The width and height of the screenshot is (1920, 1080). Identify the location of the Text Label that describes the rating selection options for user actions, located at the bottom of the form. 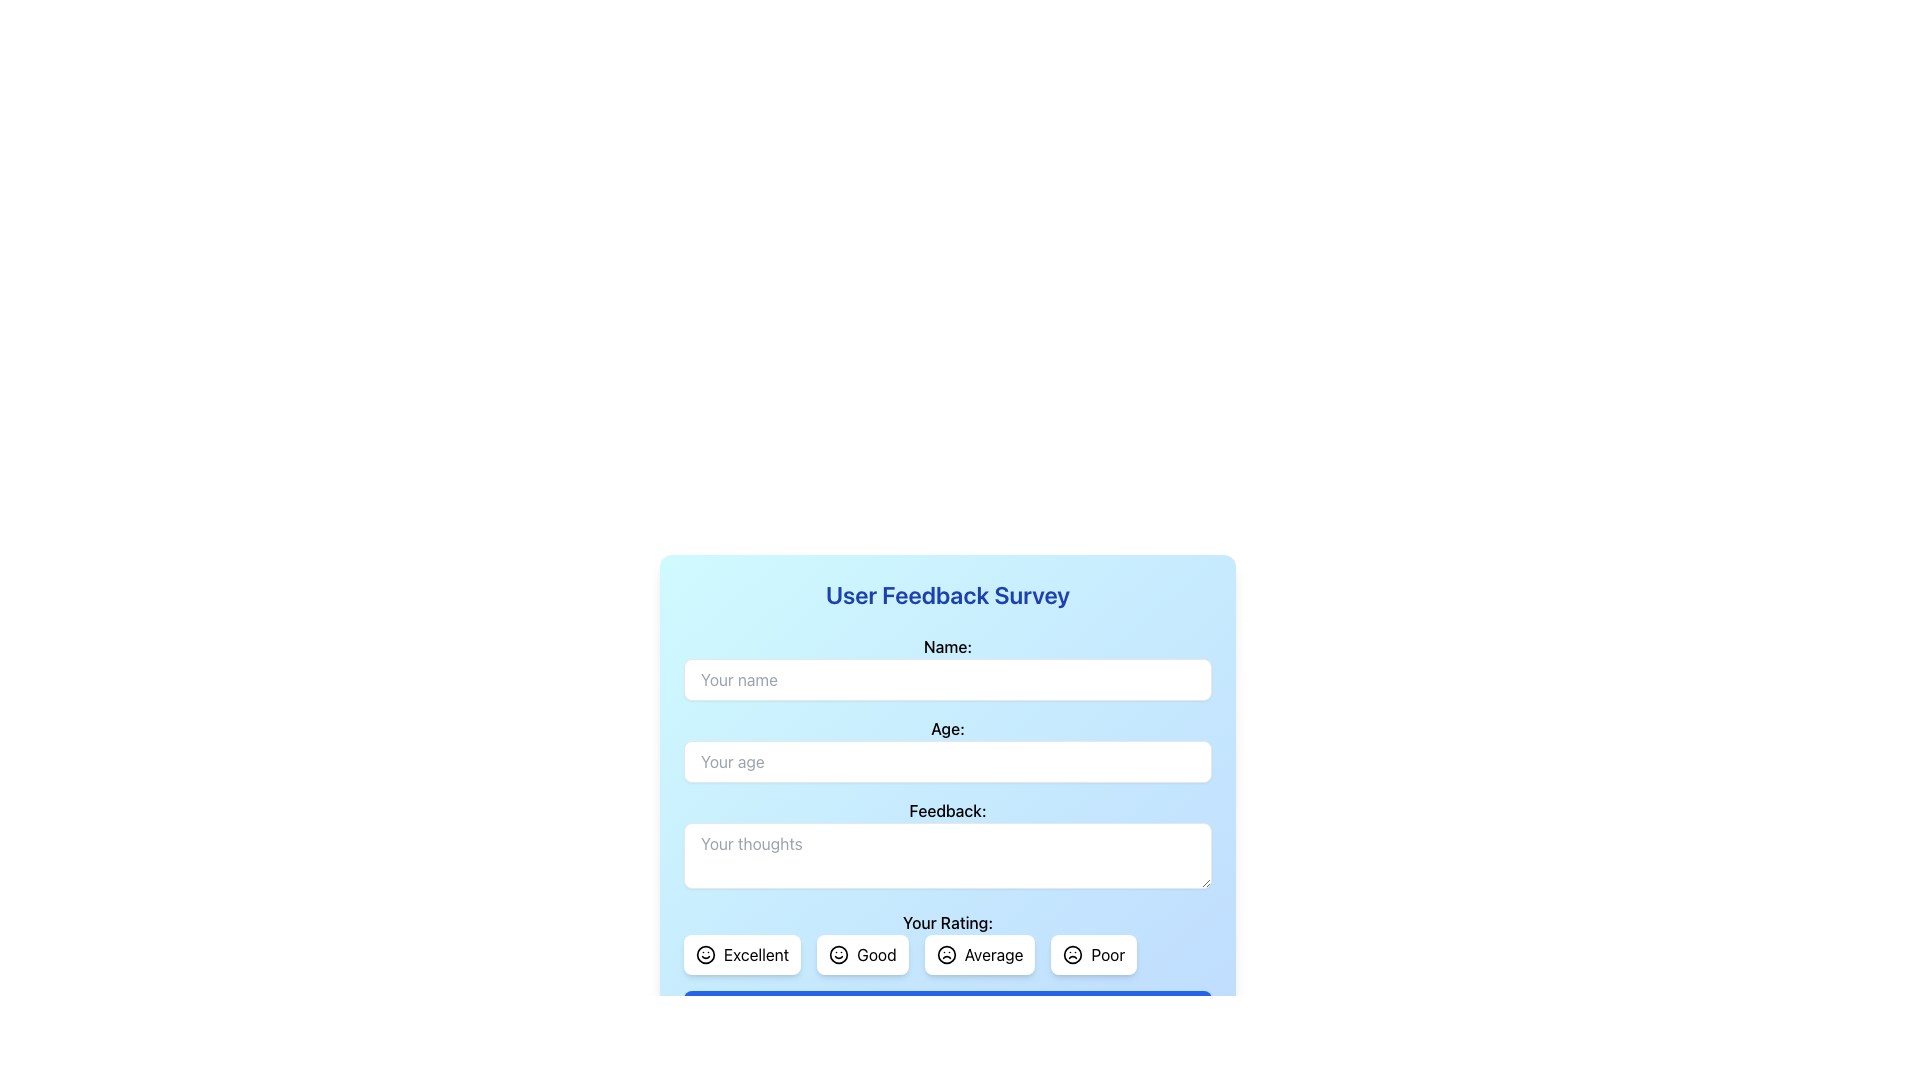
(947, 922).